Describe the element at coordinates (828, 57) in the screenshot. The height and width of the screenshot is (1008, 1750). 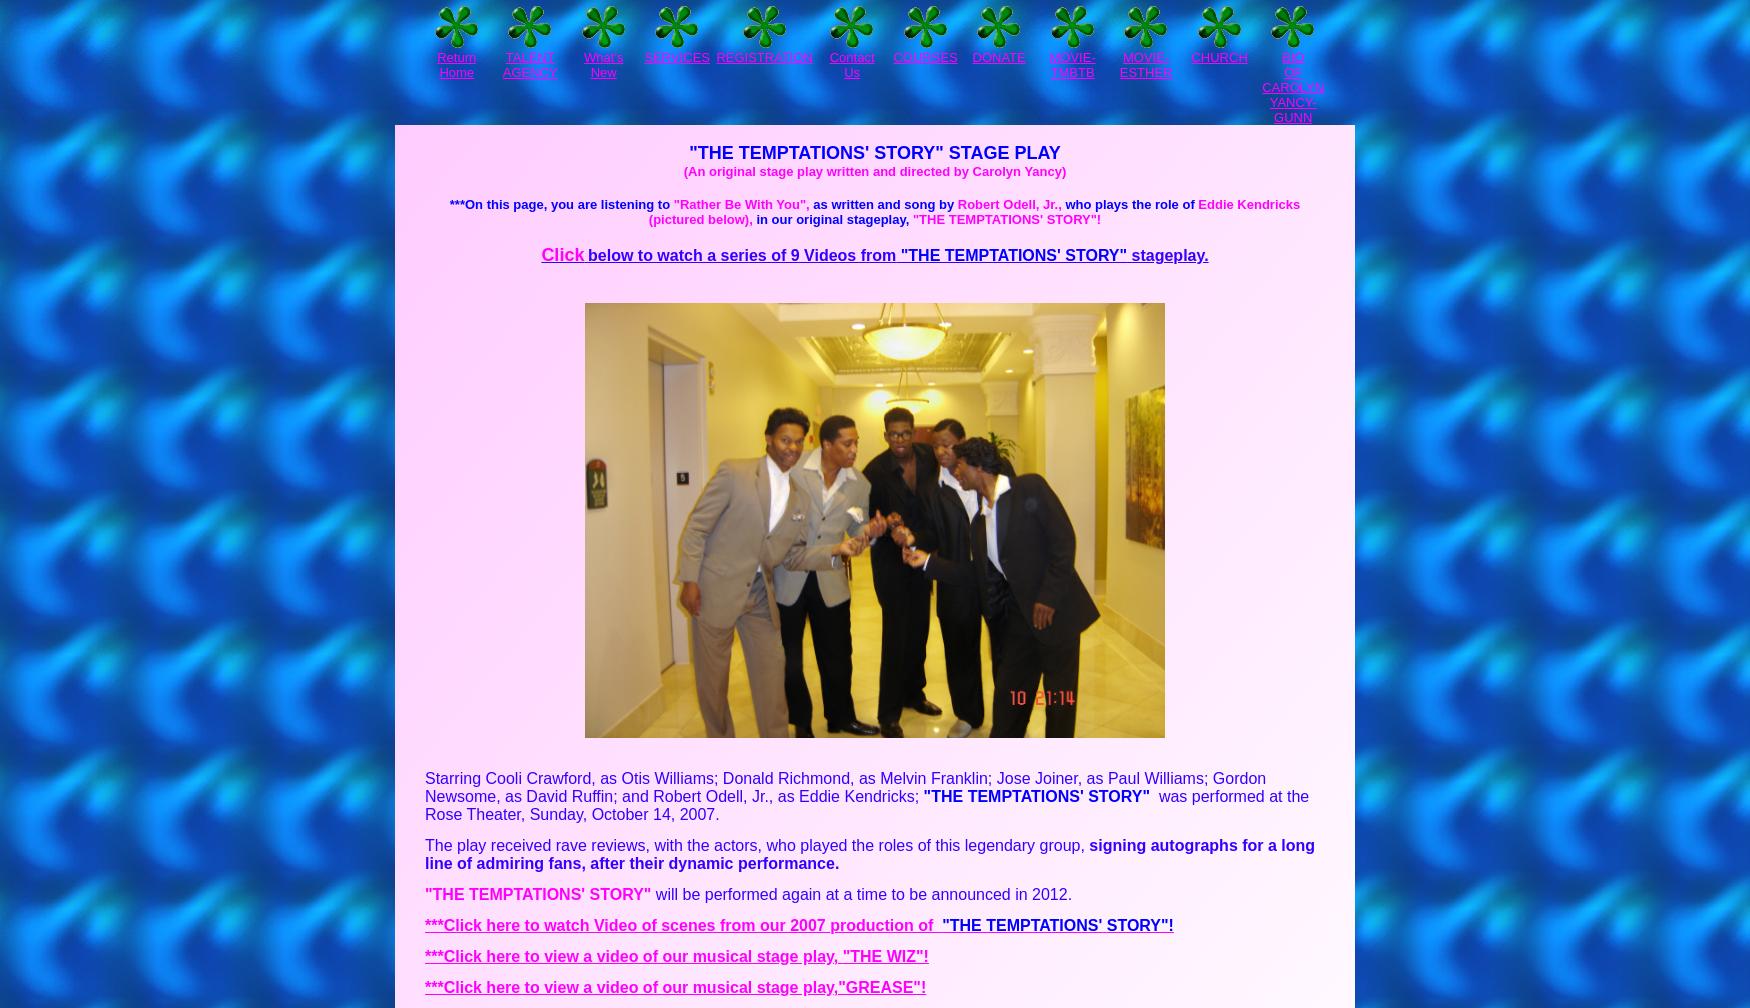
I see `'Contact'` at that location.